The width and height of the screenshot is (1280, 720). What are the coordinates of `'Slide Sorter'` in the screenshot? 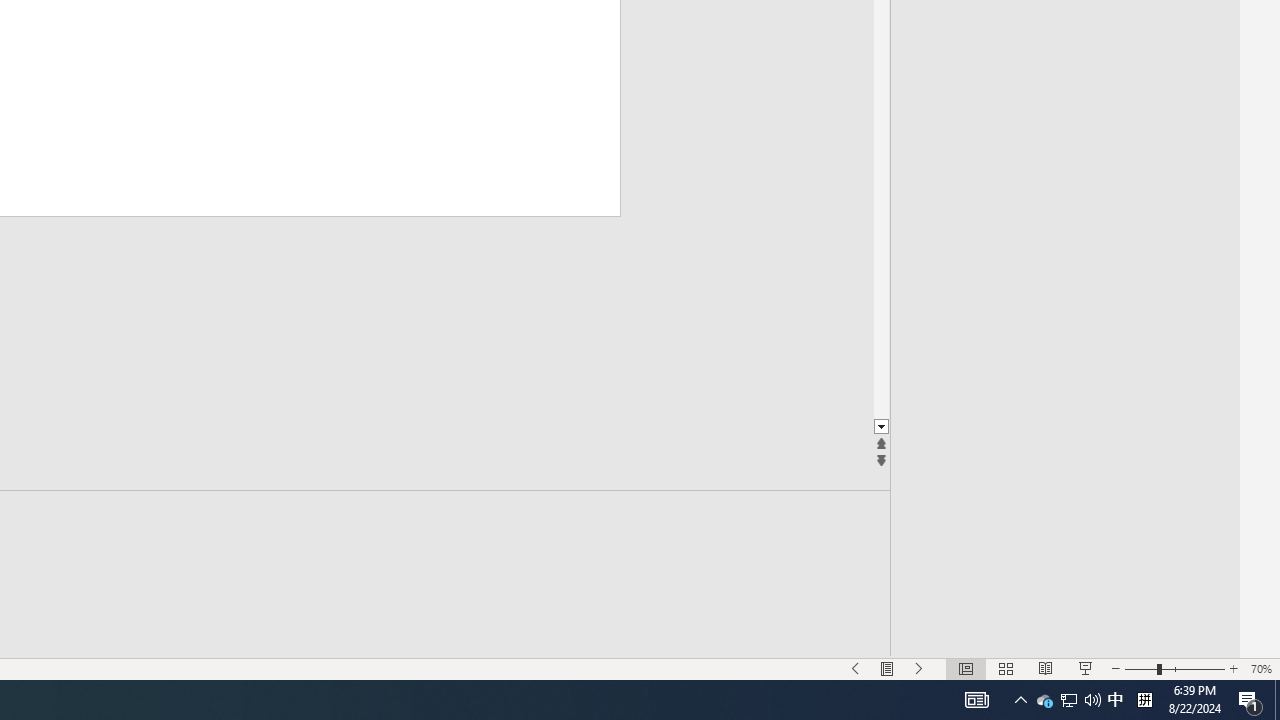 It's located at (1006, 669).